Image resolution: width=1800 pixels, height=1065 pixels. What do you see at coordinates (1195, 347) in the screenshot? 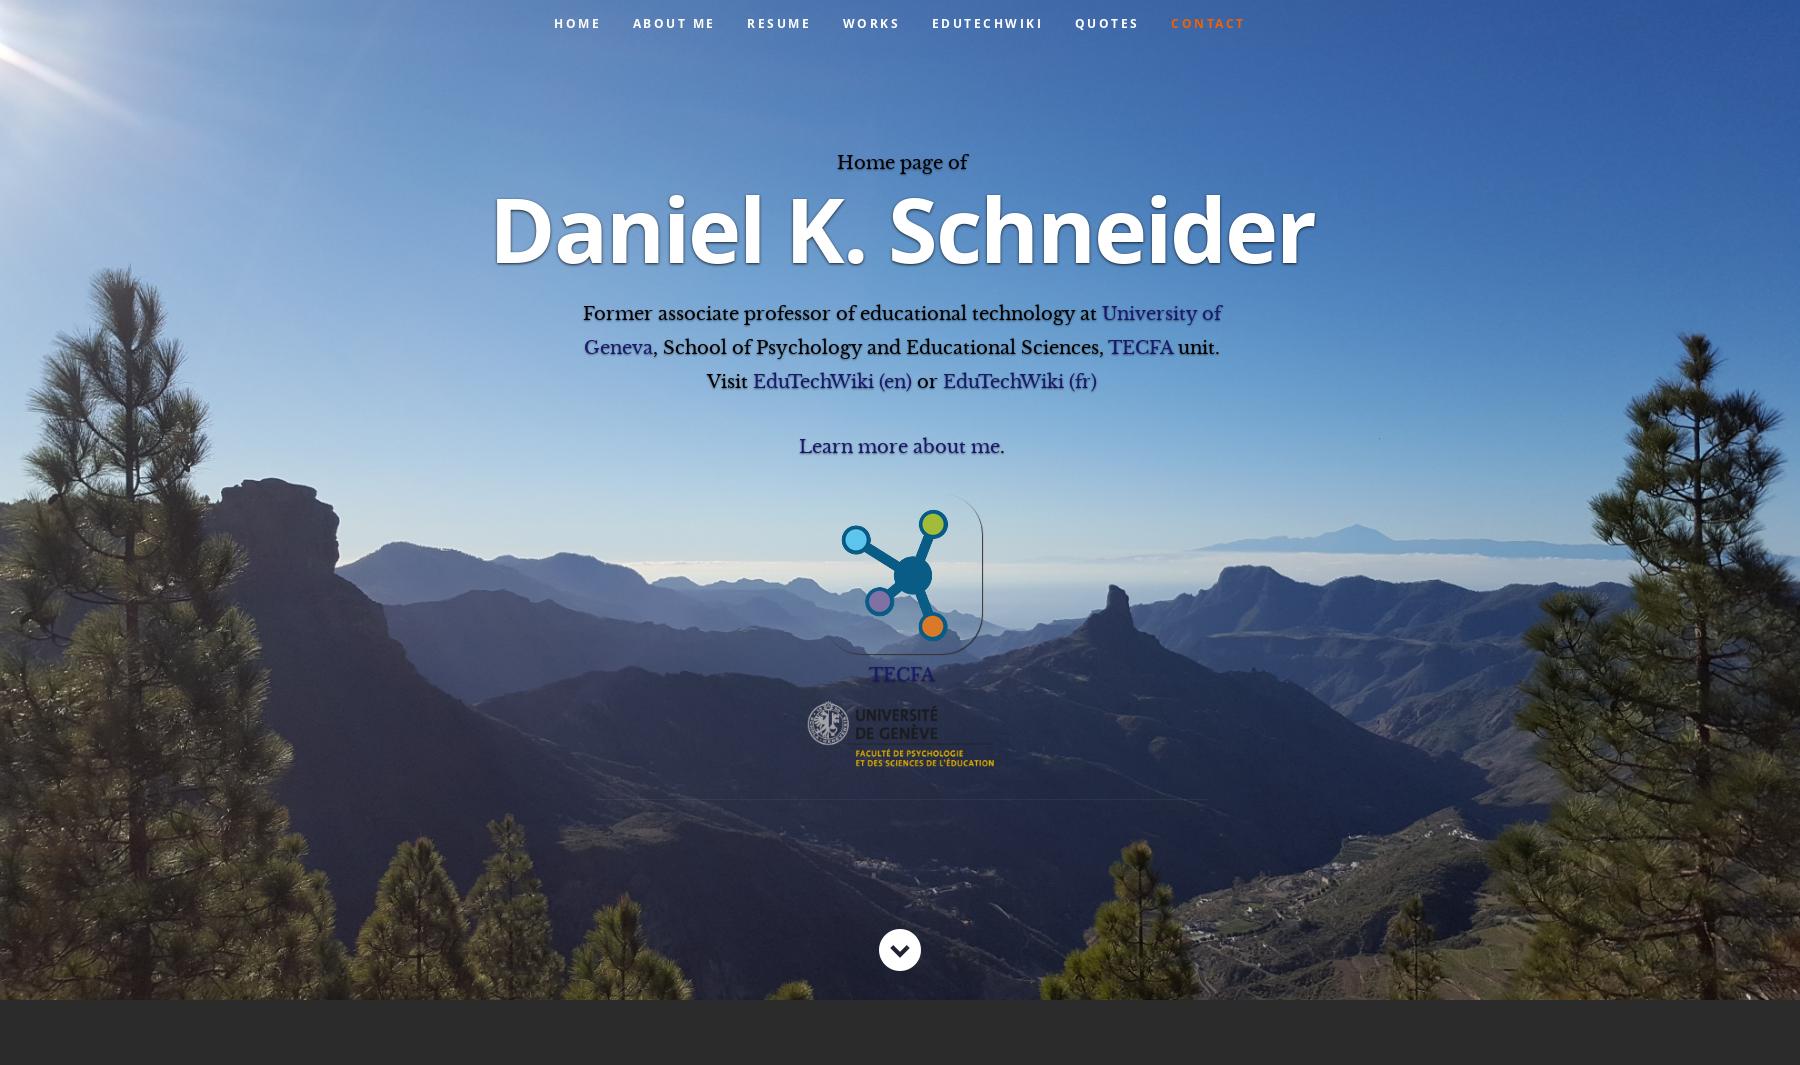
I see `'unit.'` at bounding box center [1195, 347].